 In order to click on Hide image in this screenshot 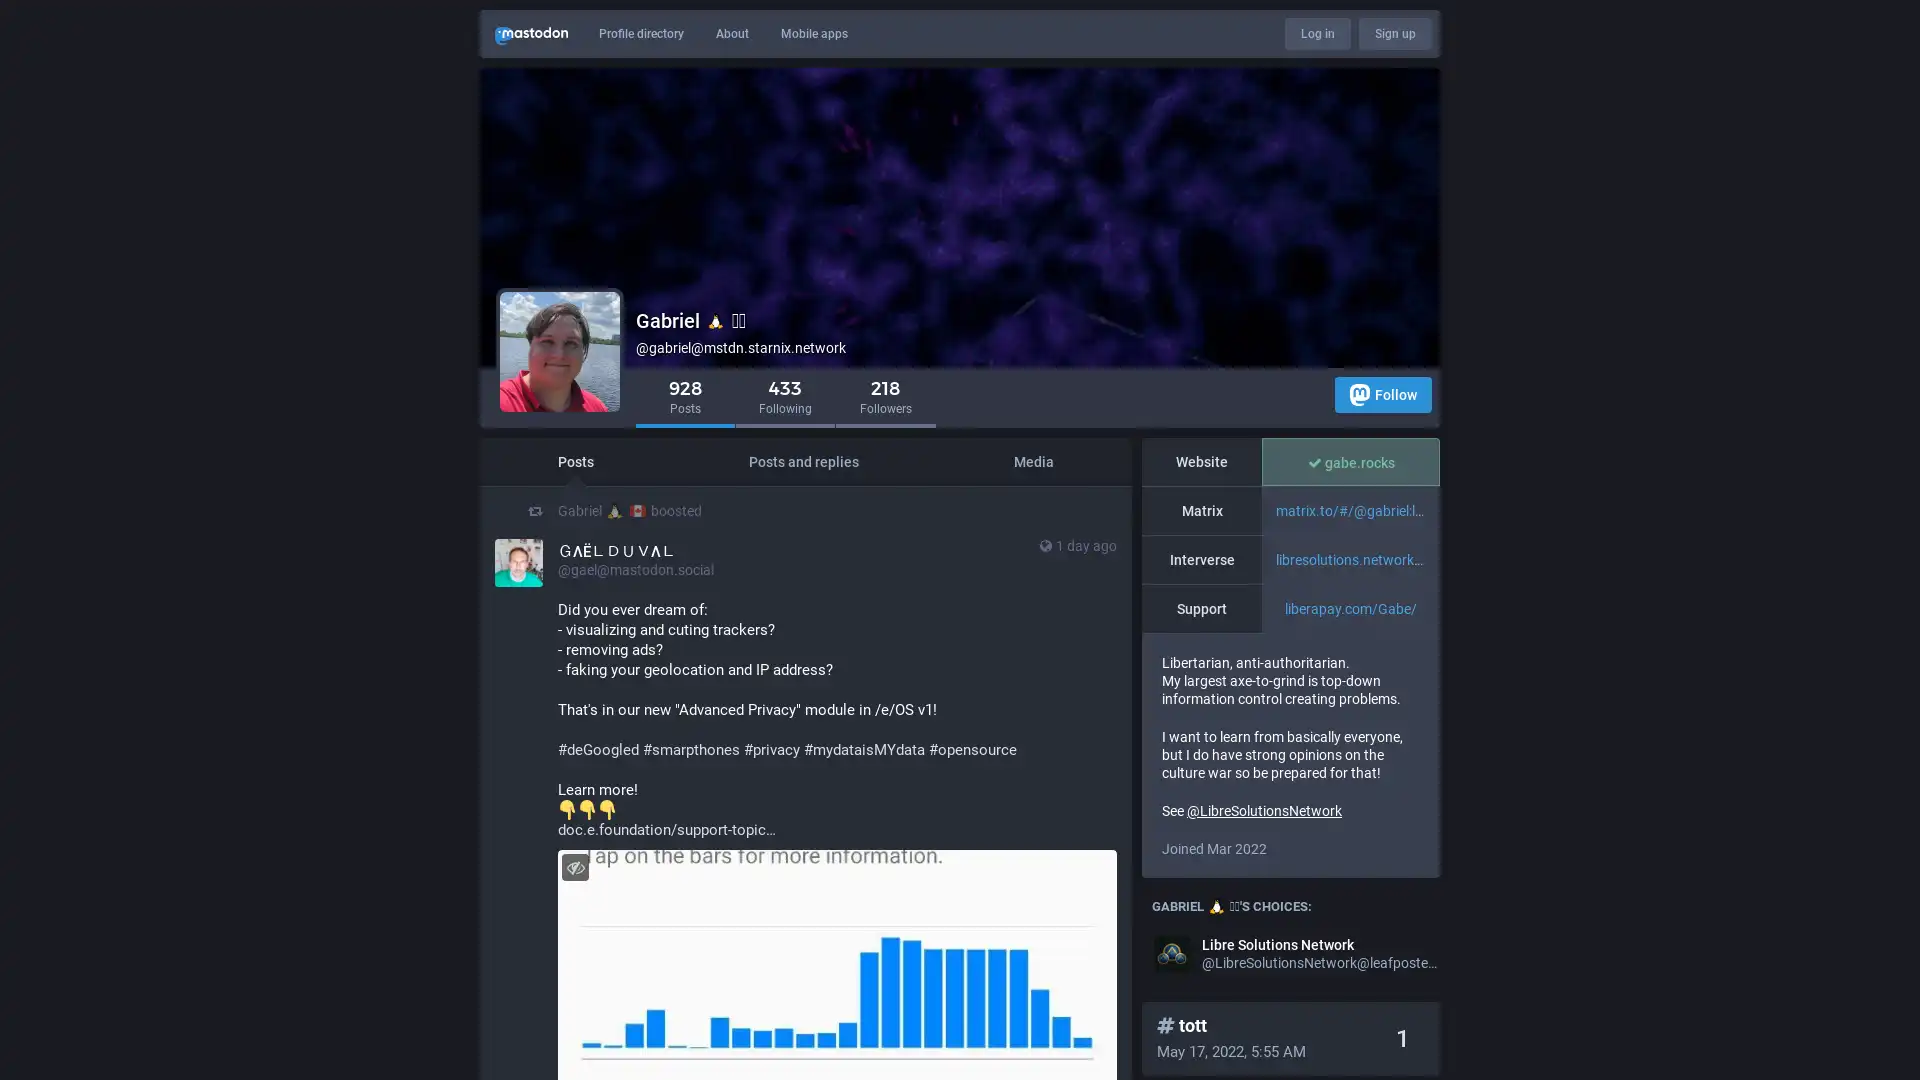, I will do `click(574, 866)`.